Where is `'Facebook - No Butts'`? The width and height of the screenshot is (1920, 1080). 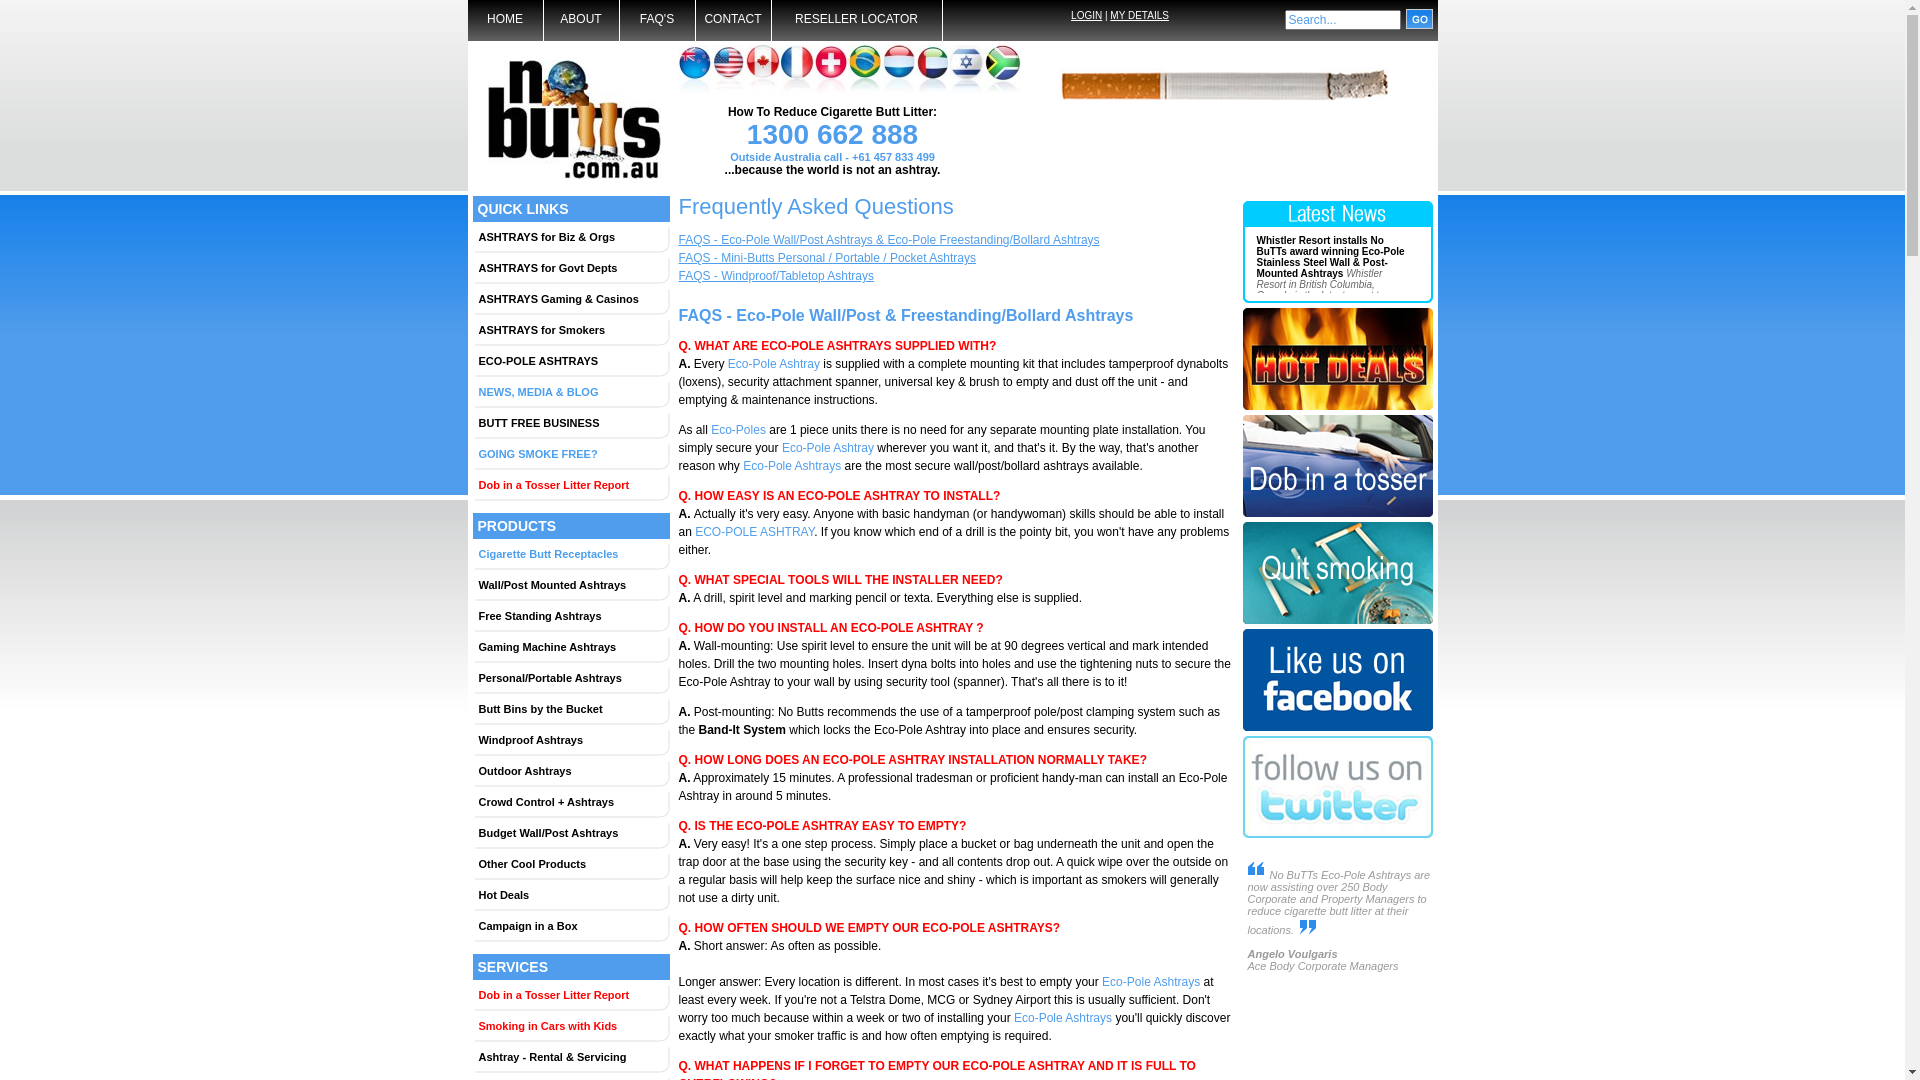
'Facebook - No Butts' is located at coordinates (1337, 732).